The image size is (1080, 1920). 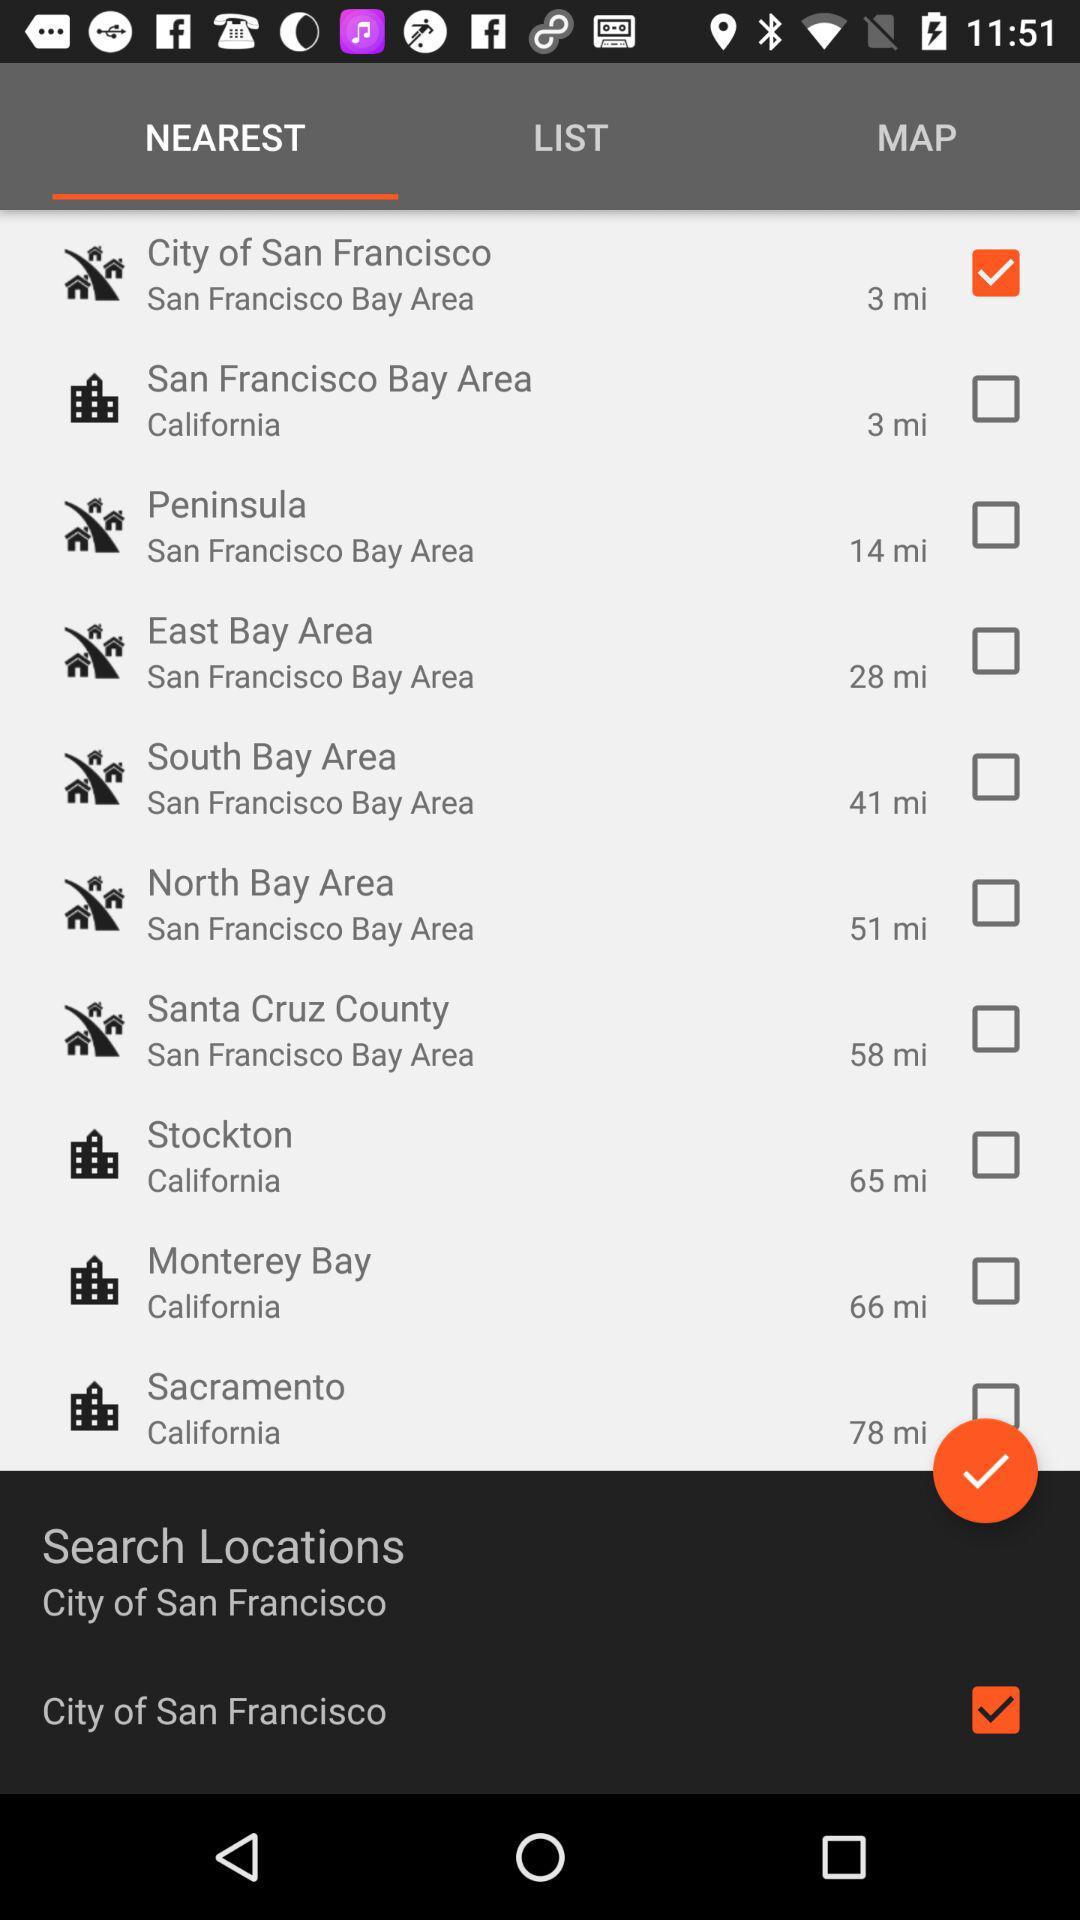 What do you see at coordinates (995, 1708) in the screenshot?
I see `the icon next to the city of san` at bounding box center [995, 1708].